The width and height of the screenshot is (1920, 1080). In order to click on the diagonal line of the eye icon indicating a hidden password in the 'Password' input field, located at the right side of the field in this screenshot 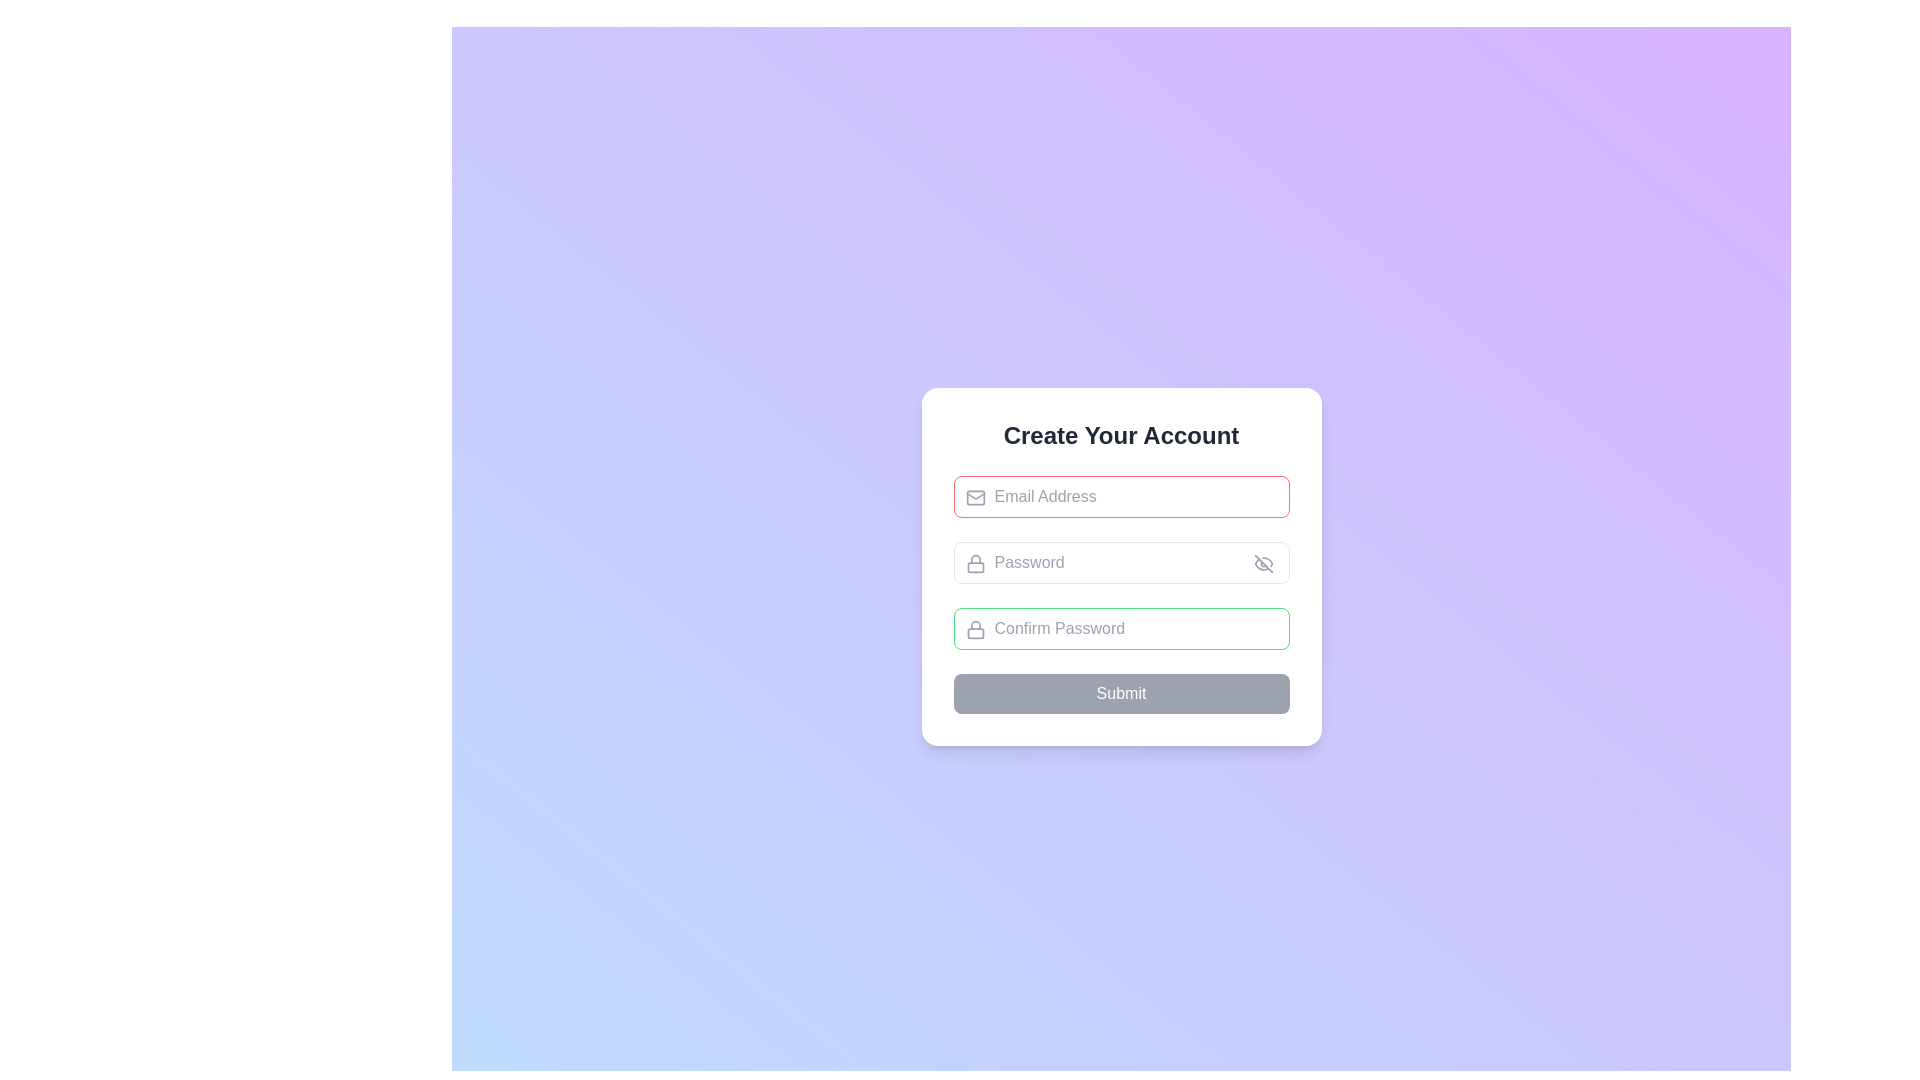, I will do `click(1262, 563)`.